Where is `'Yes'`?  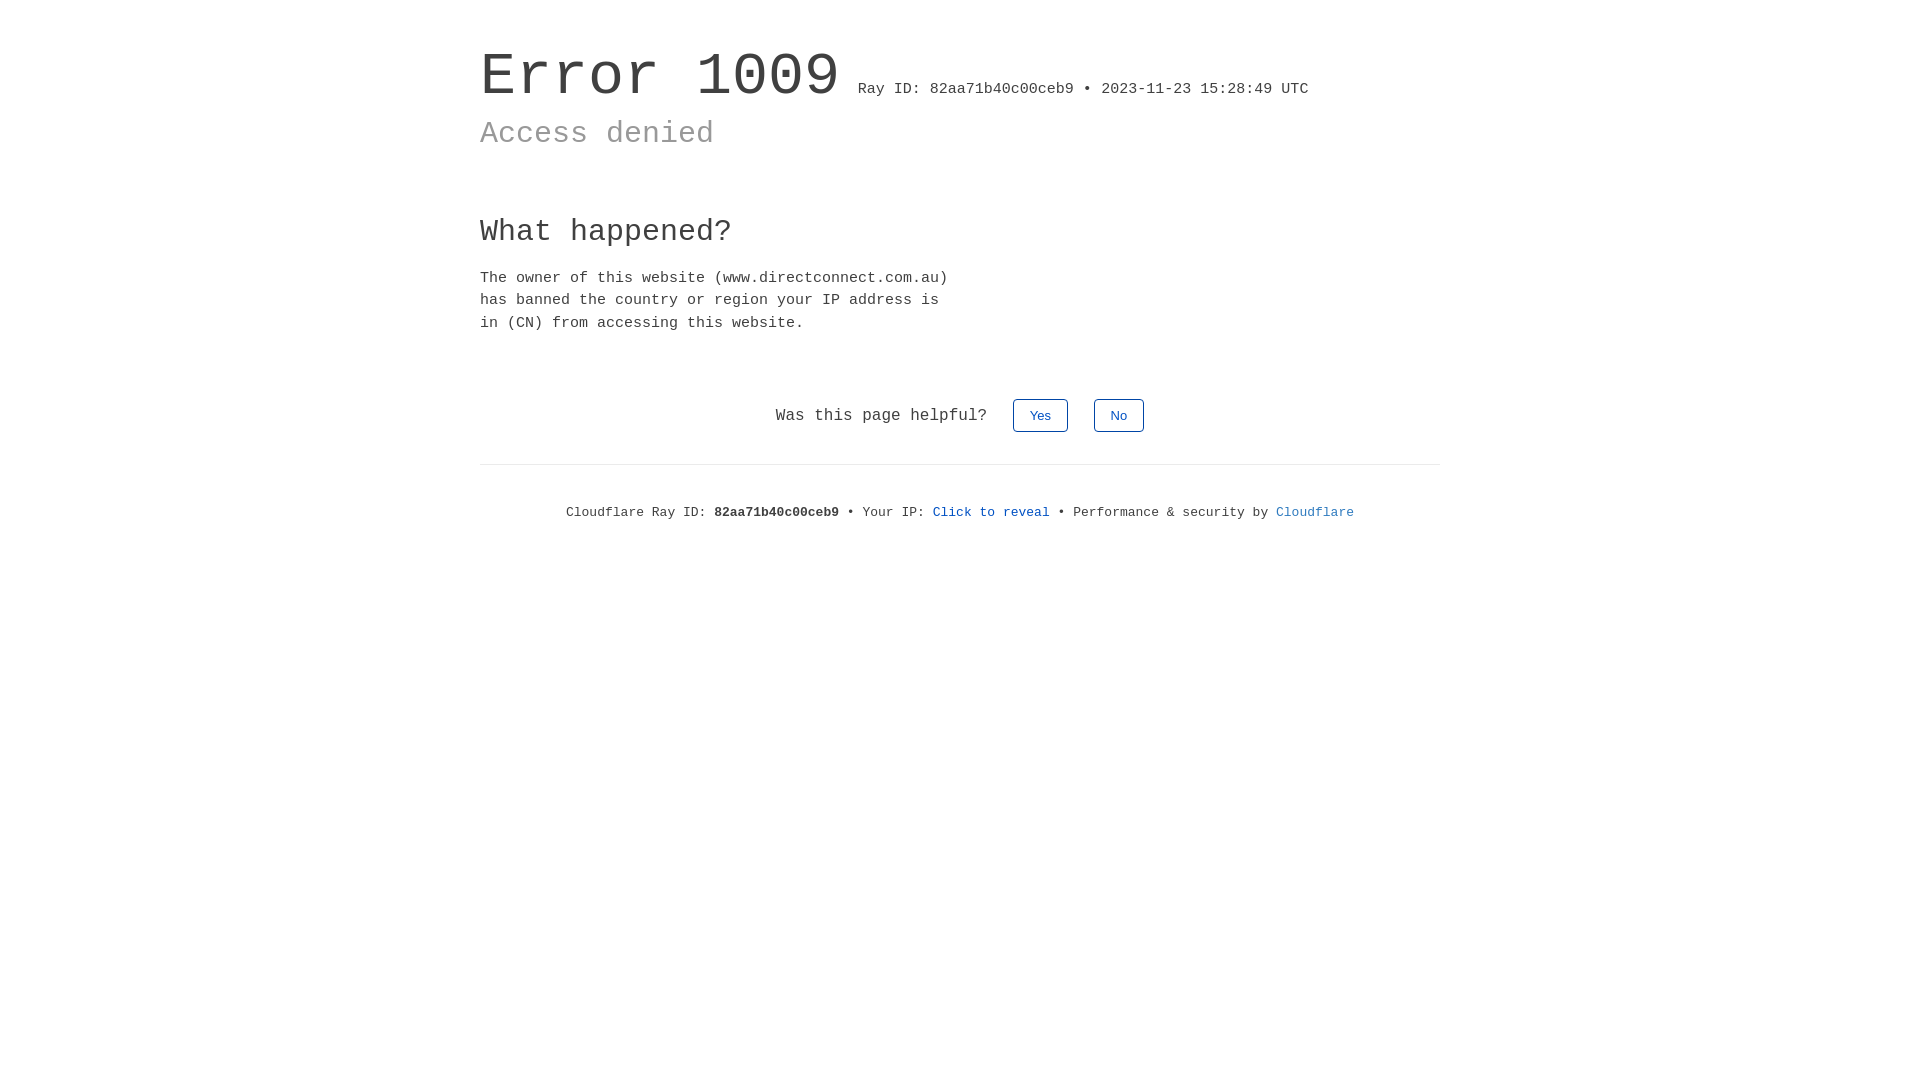
'Yes' is located at coordinates (1040, 414).